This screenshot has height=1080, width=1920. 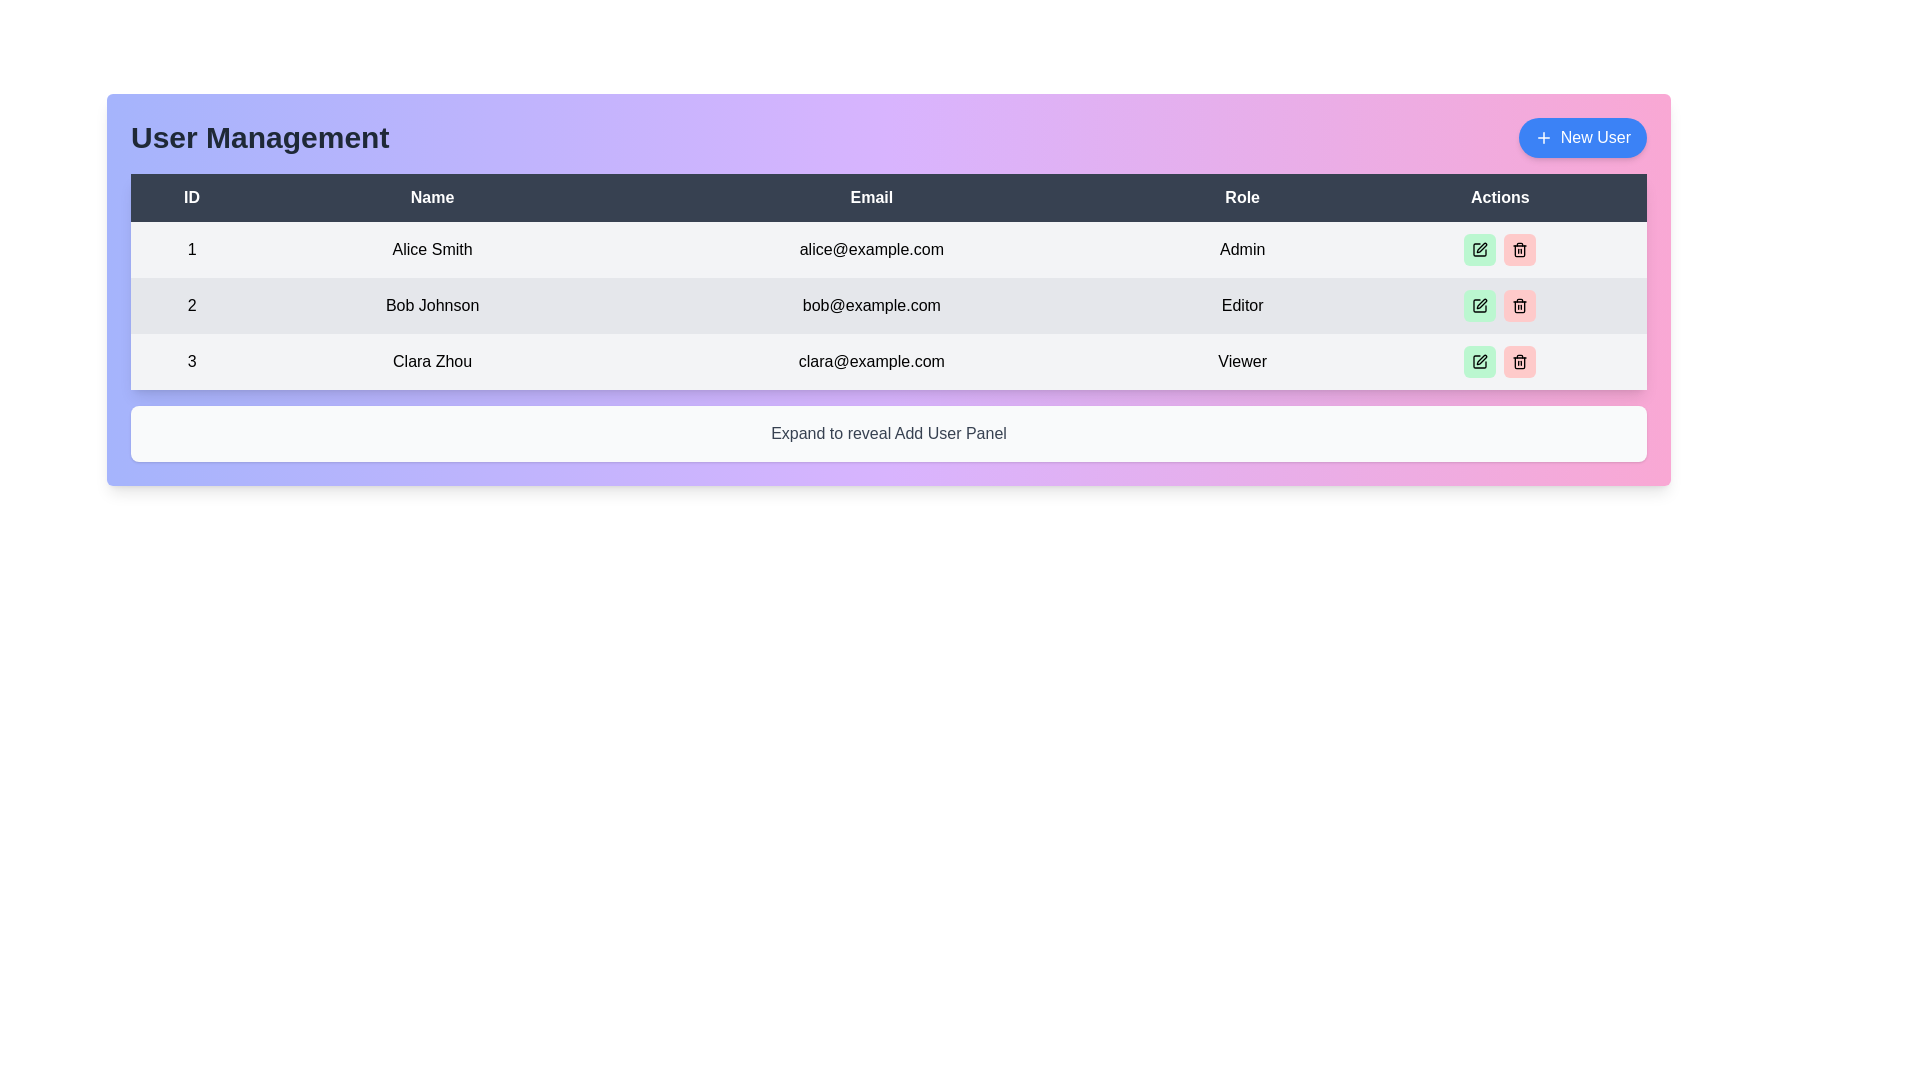 What do you see at coordinates (871, 305) in the screenshot?
I see `the text label displaying the email 'bob@example.com' located in the 'Email' column of the second row of the user management table` at bounding box center [871, 305].